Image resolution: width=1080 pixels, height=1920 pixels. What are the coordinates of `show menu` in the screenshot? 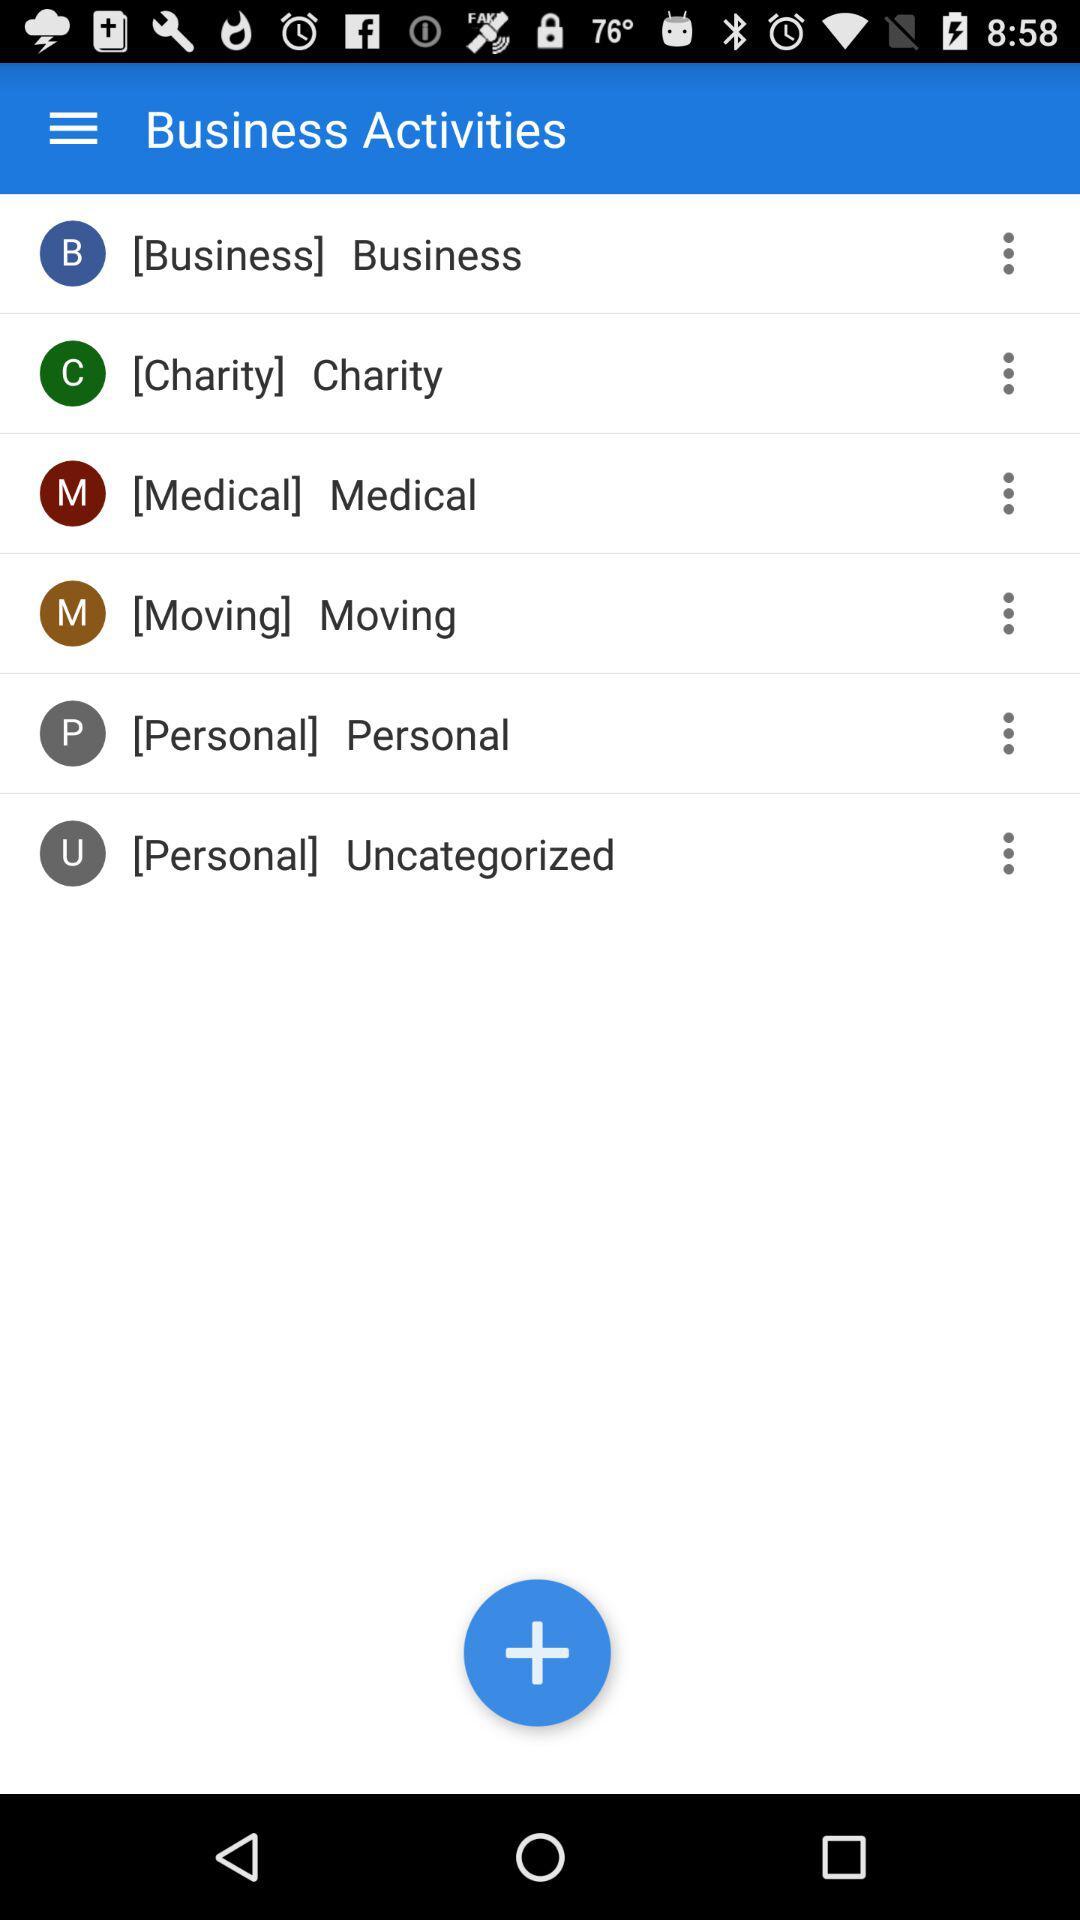 It's located at (1015, 612).